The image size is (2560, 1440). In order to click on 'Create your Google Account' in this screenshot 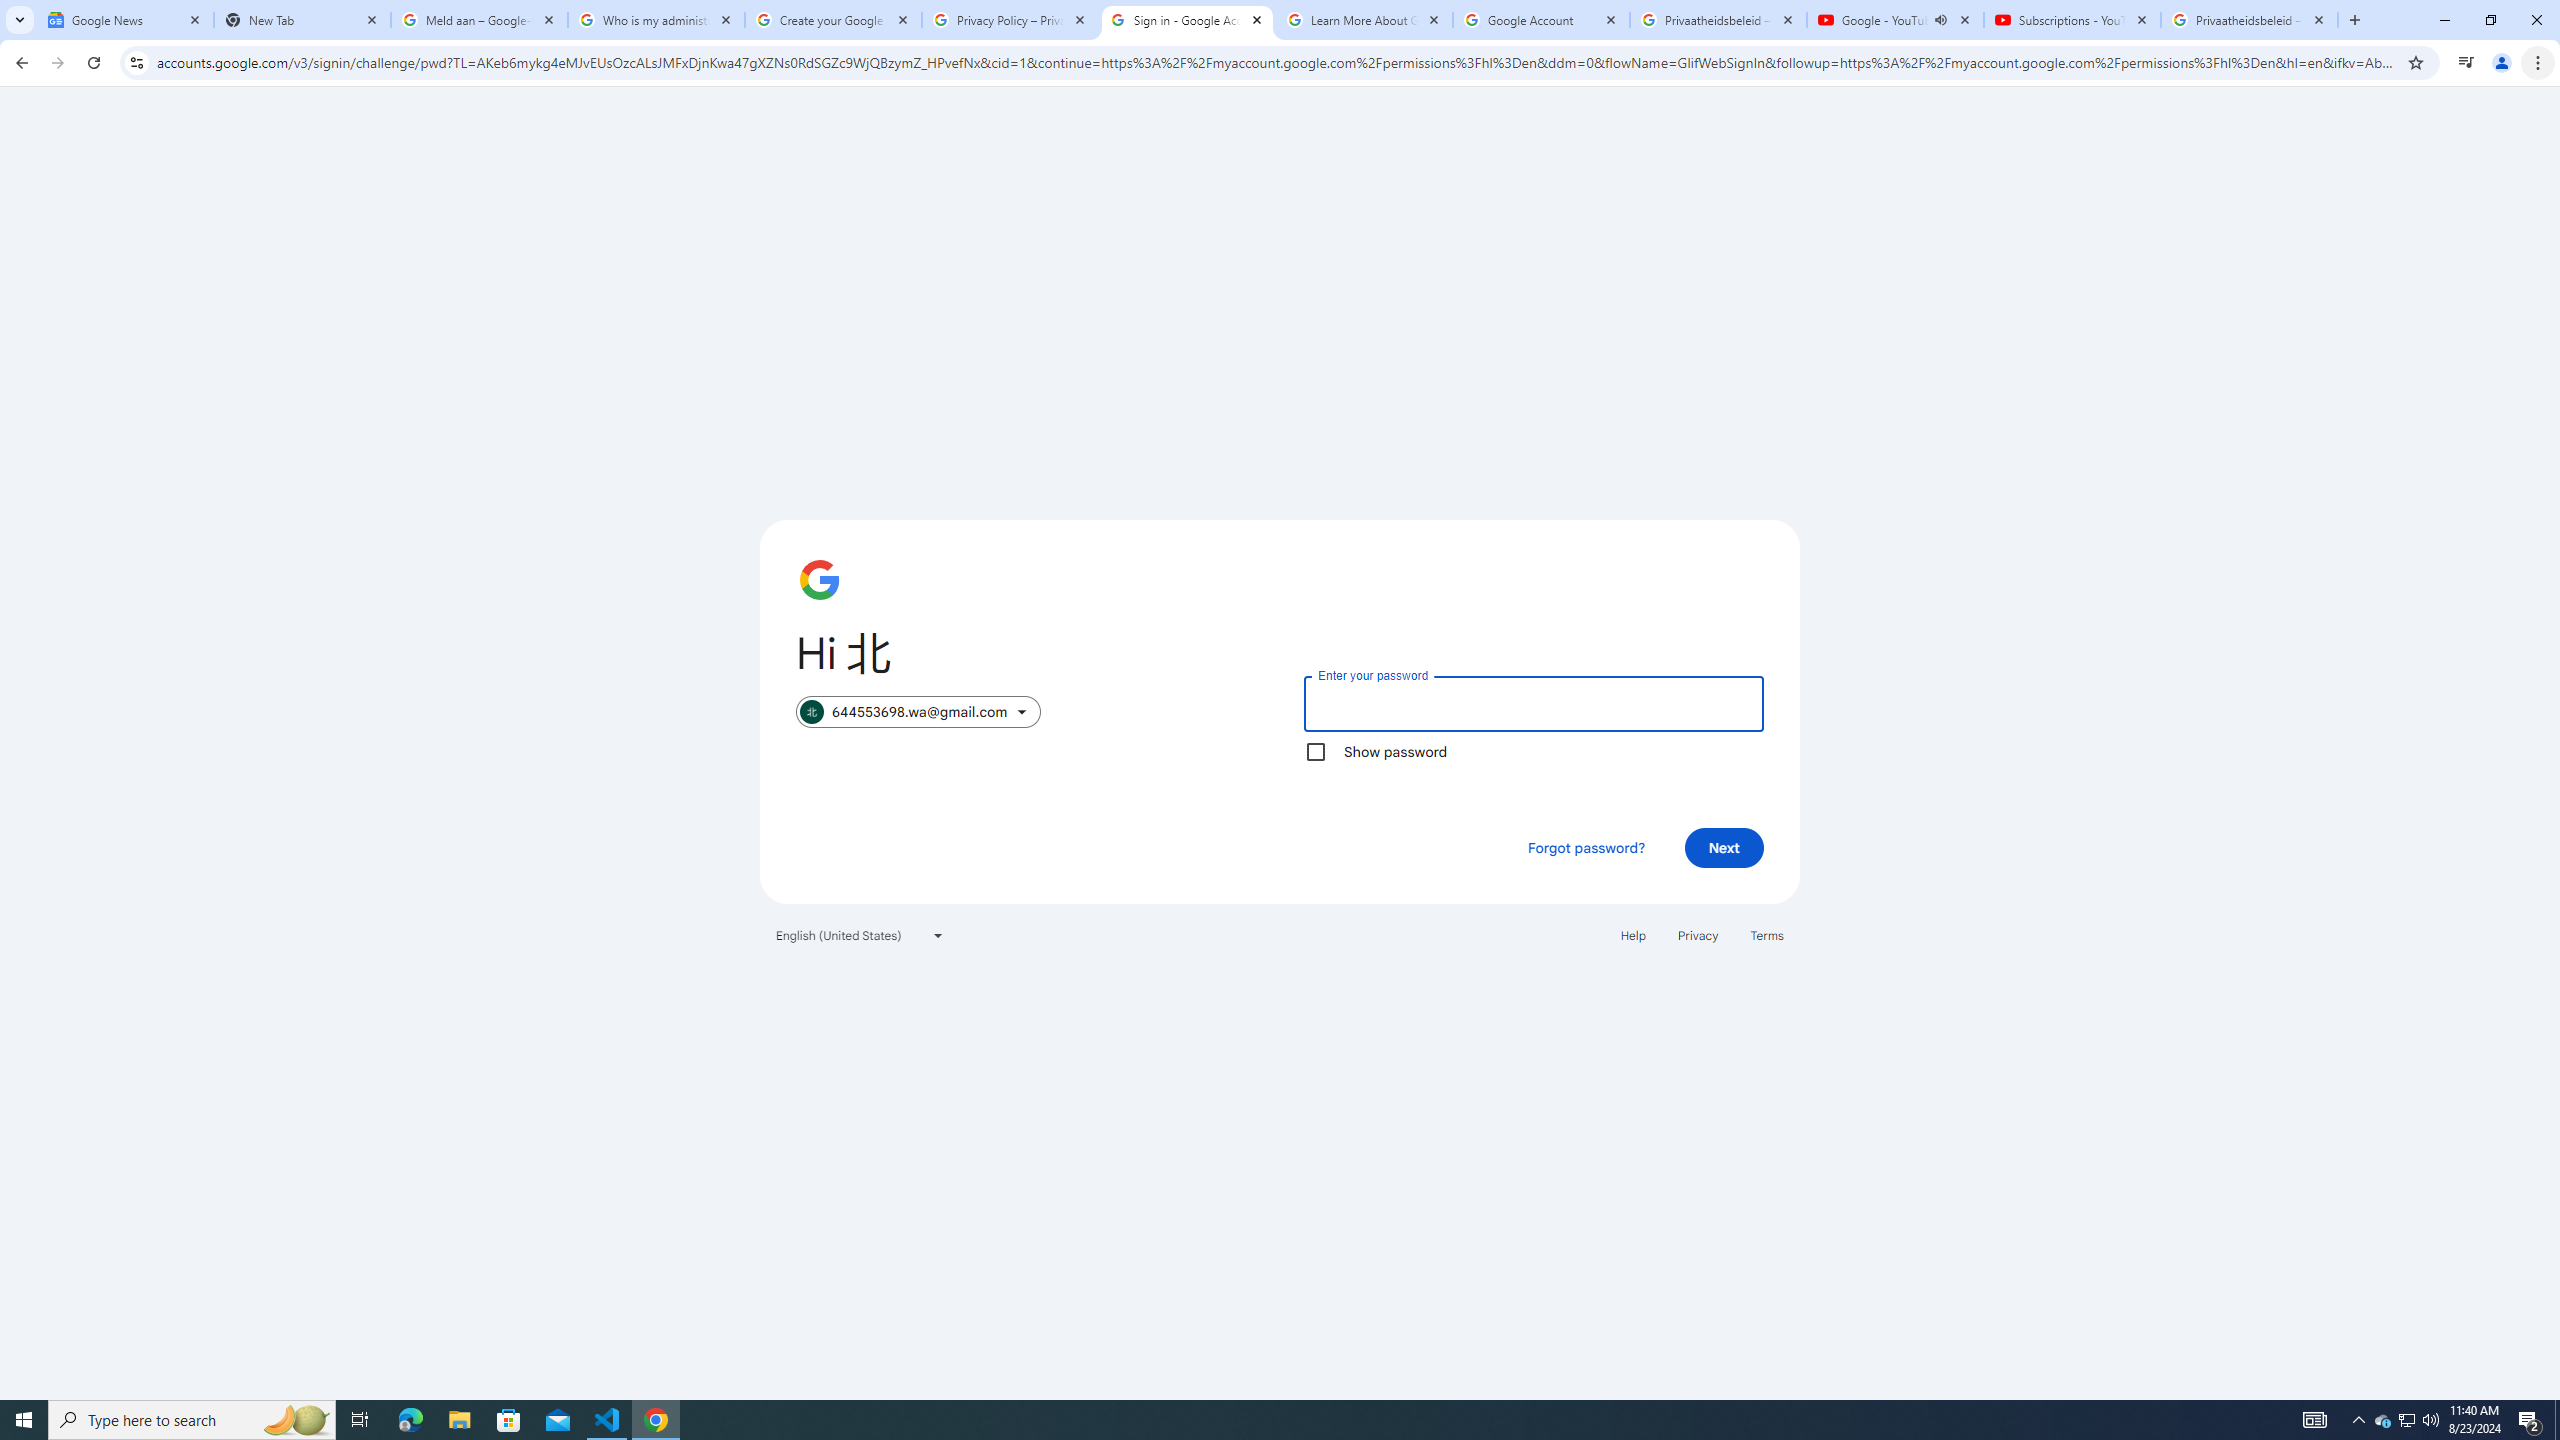, I will do `click(833, 19)`.